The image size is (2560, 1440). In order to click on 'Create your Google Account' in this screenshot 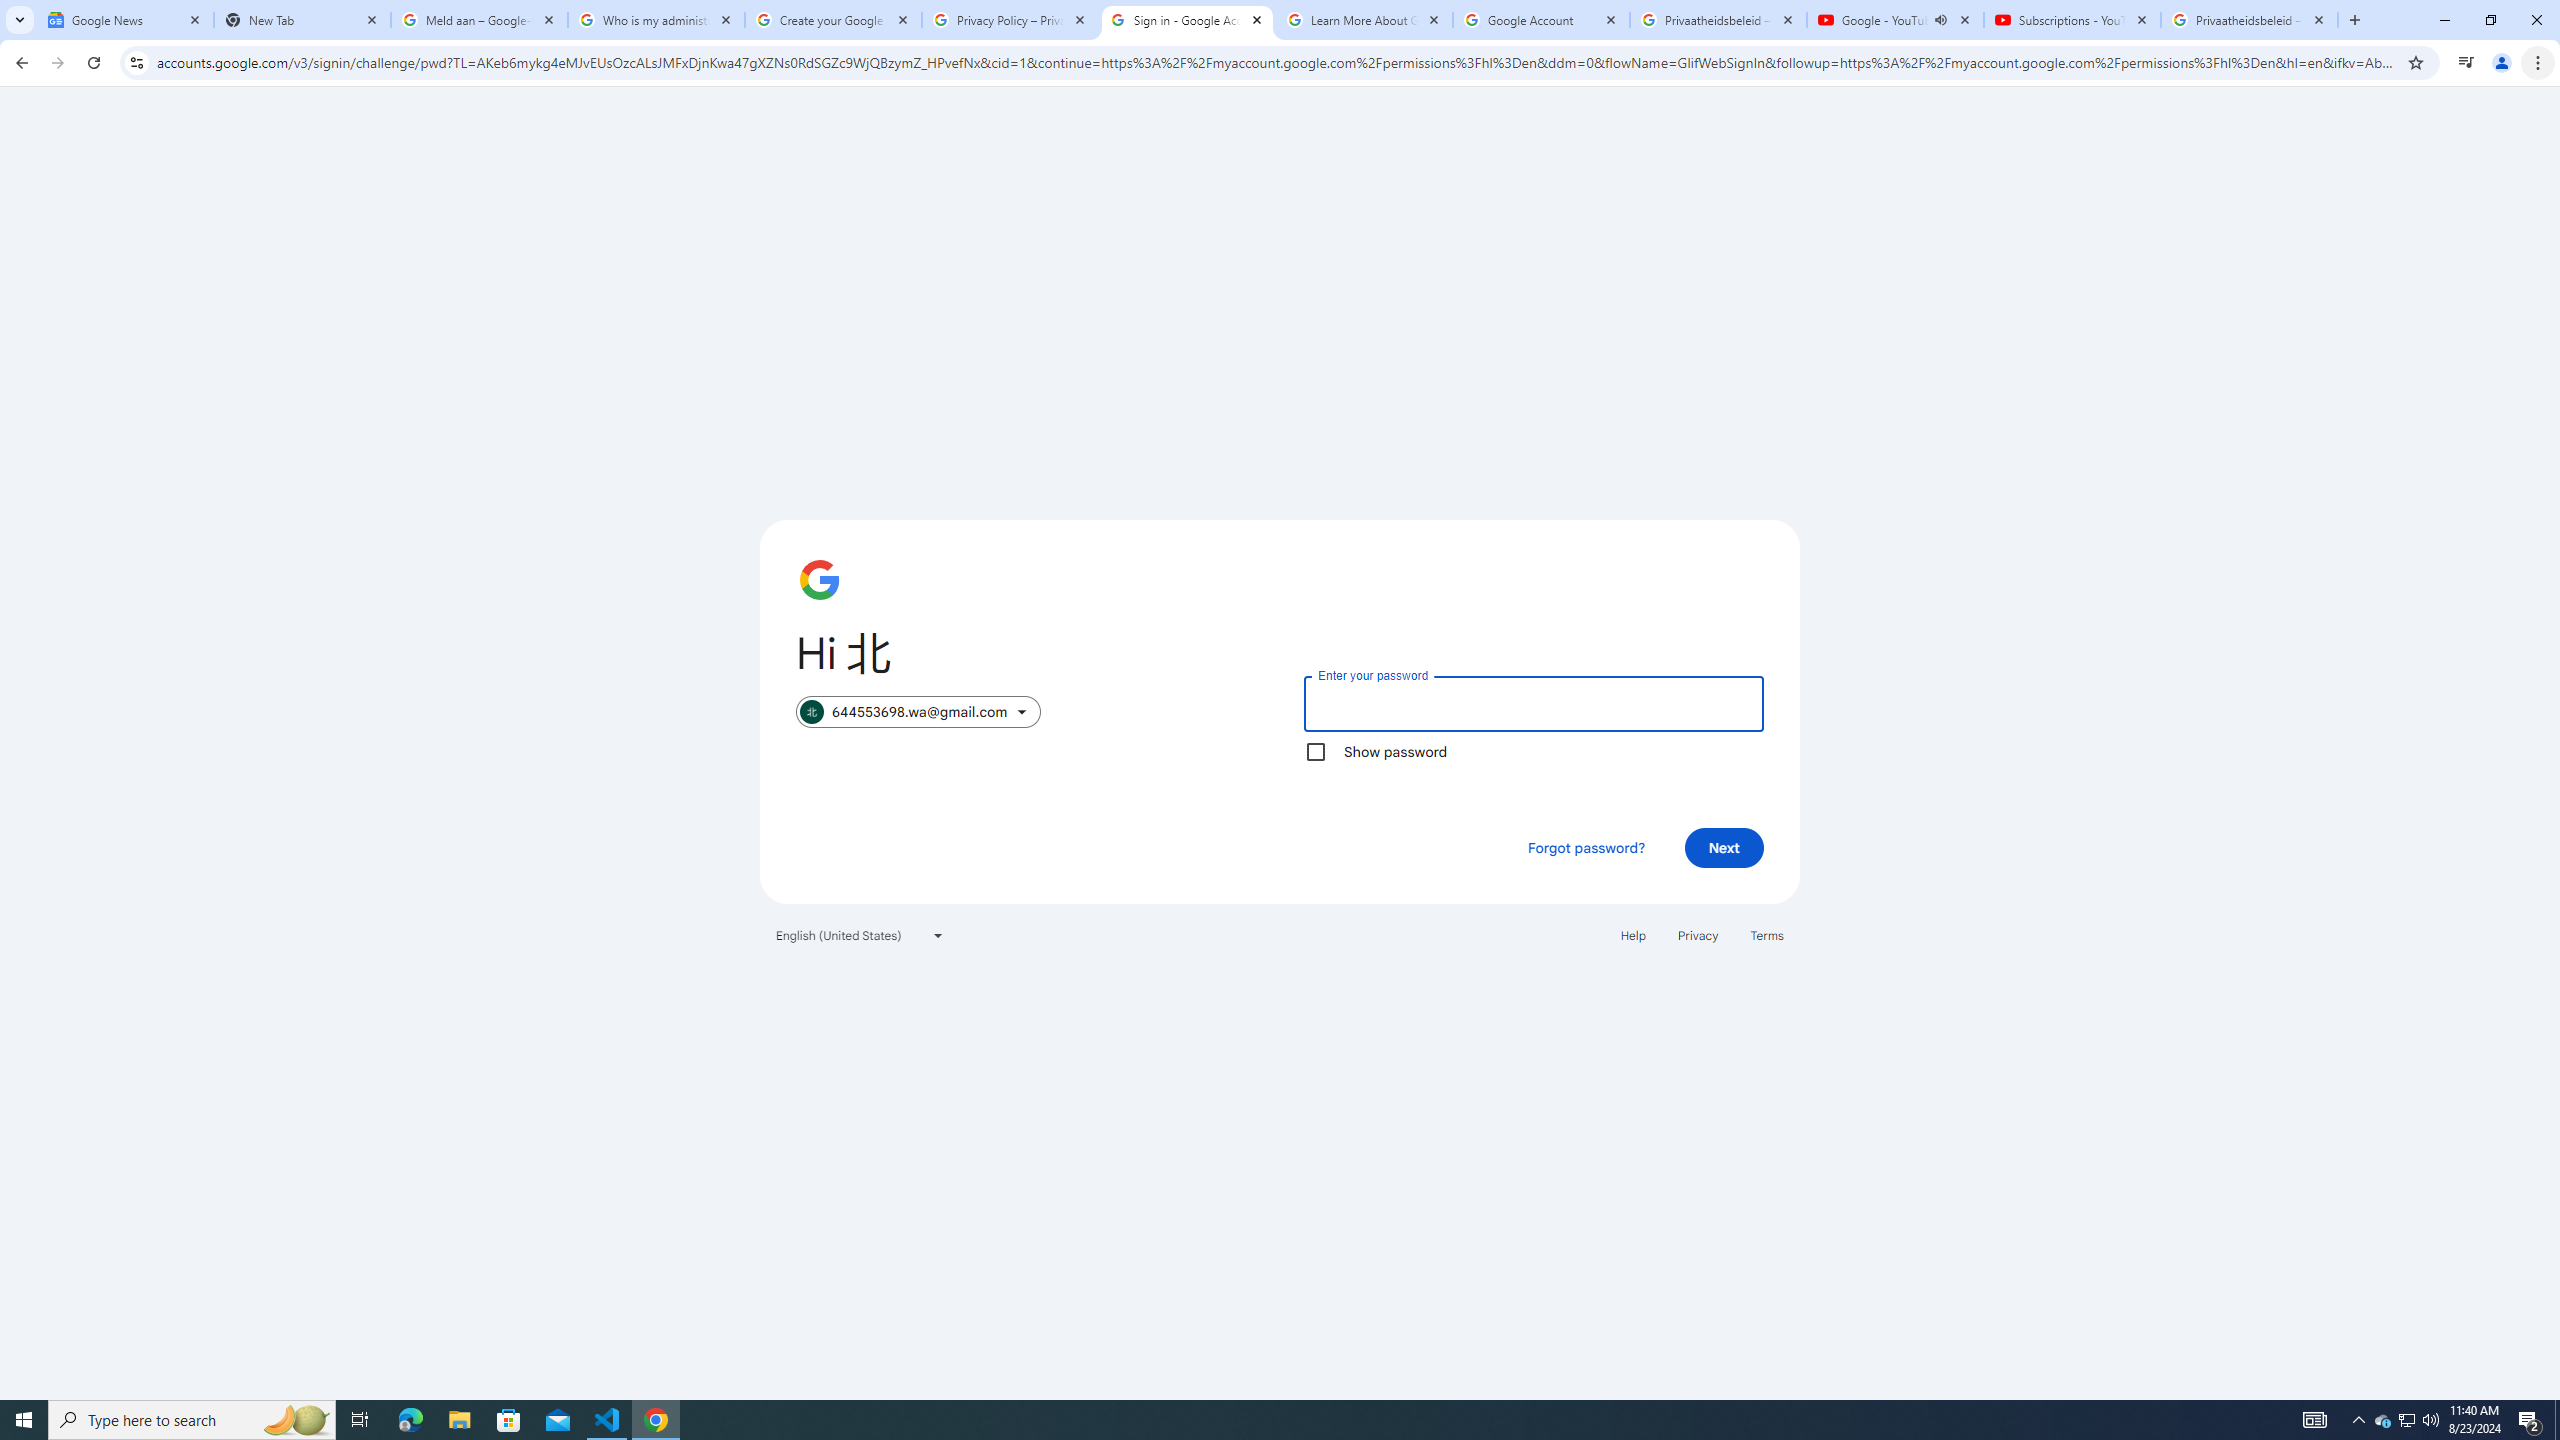, I will do `click(833, 19)`.